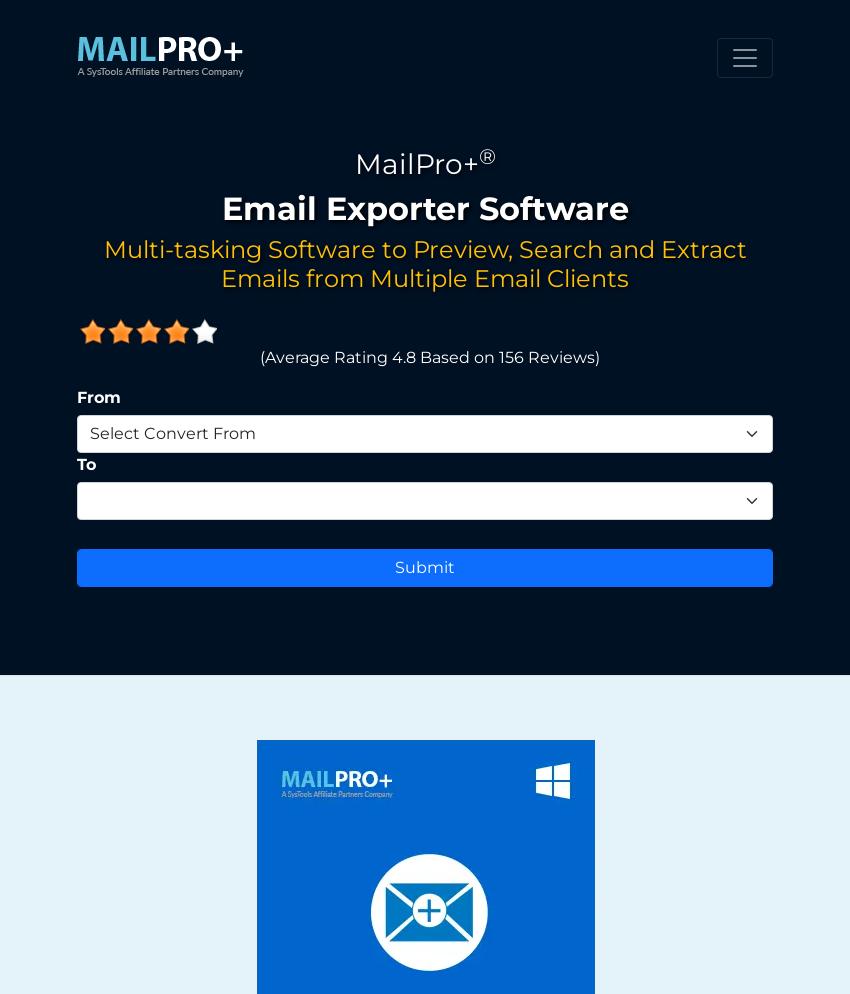  Describe the element at coordinates (129, 76) in the screenshot. I see `'Click on Scan File Button'` at that location.